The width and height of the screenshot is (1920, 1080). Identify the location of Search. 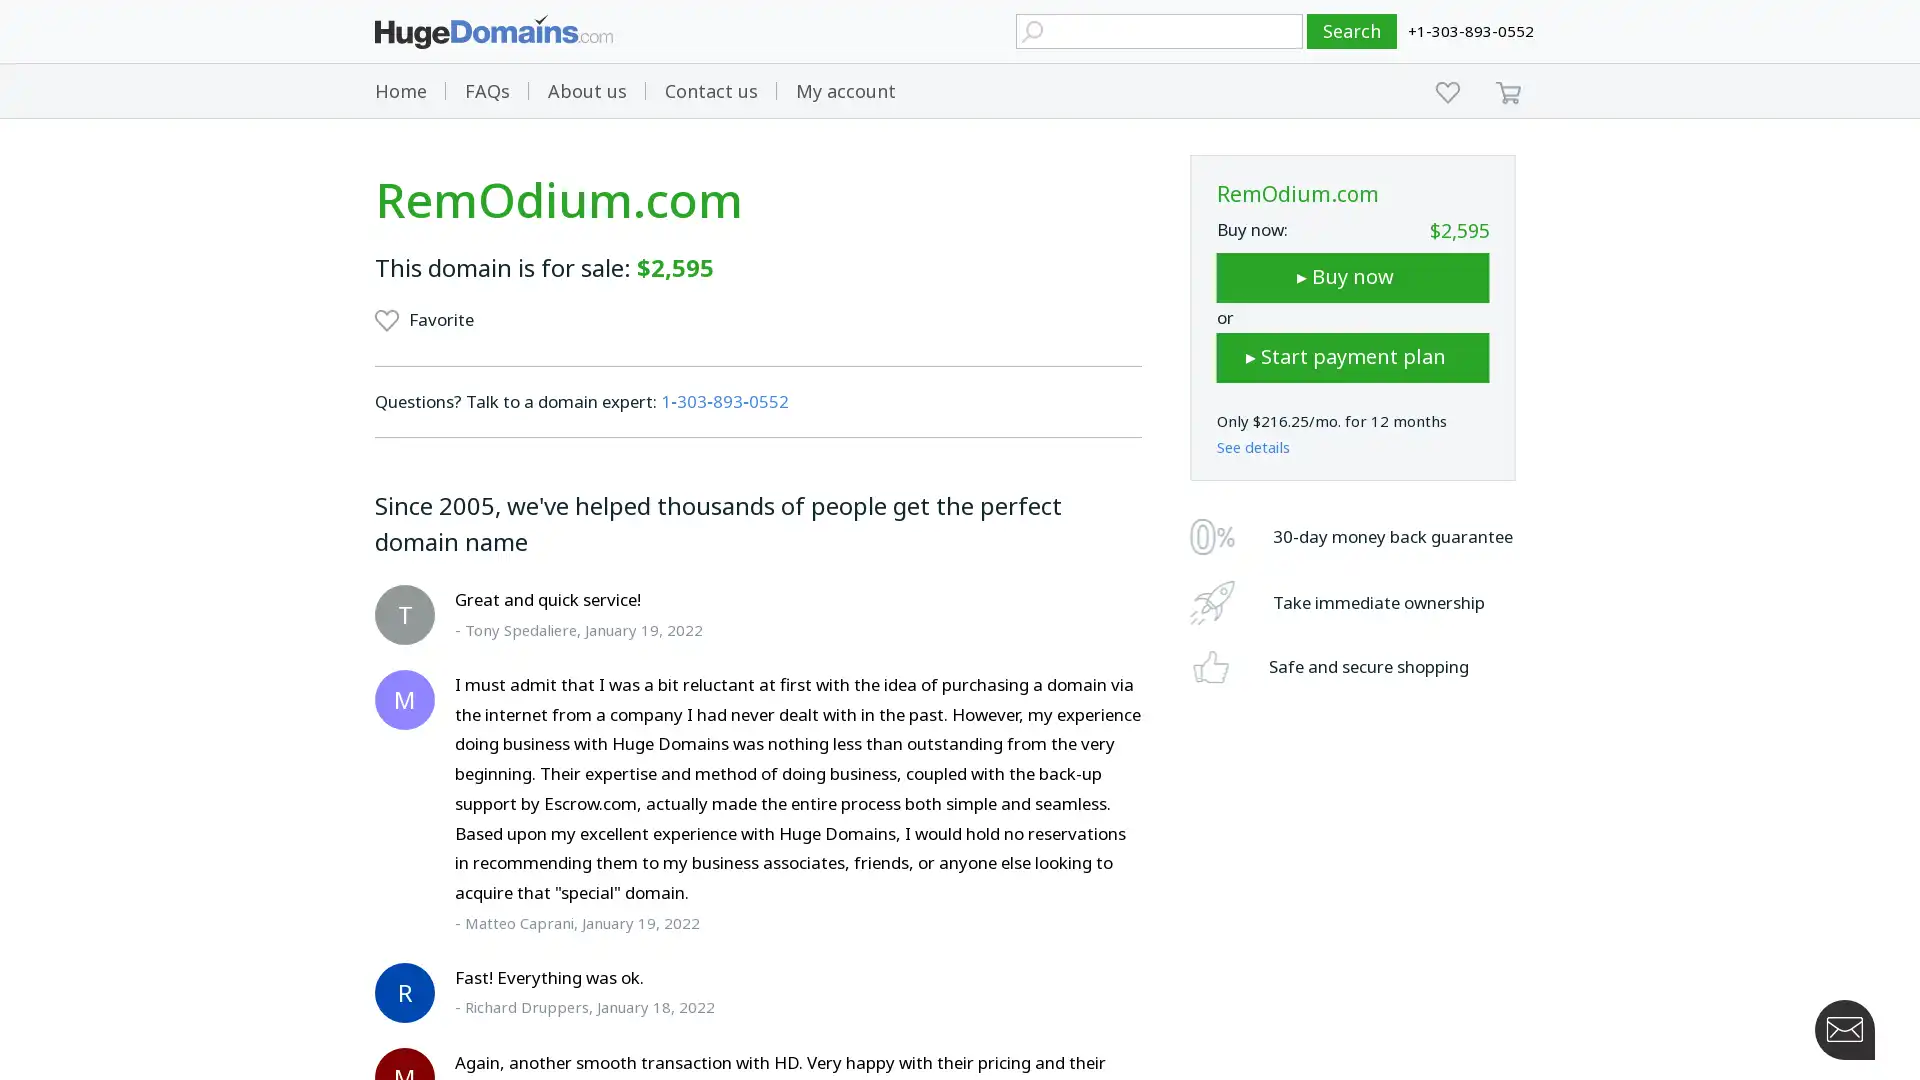
(1352, 31).